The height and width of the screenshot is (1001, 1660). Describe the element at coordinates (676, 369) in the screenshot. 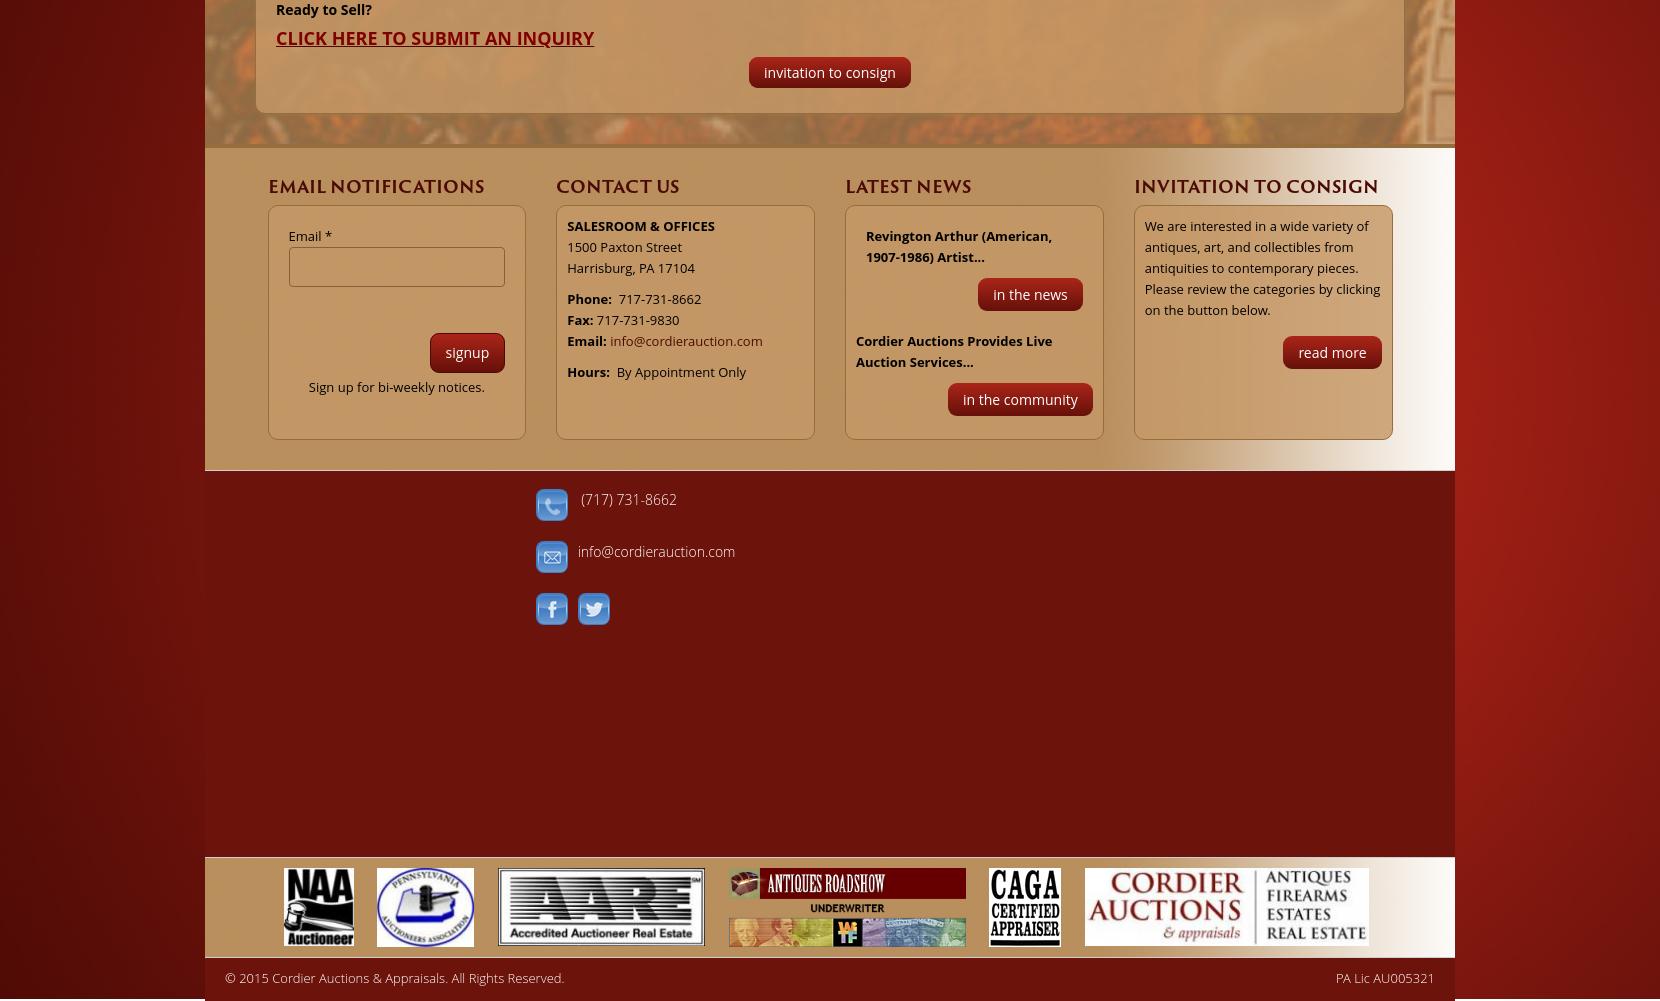

I see `'By Appointment Only'` at that location.